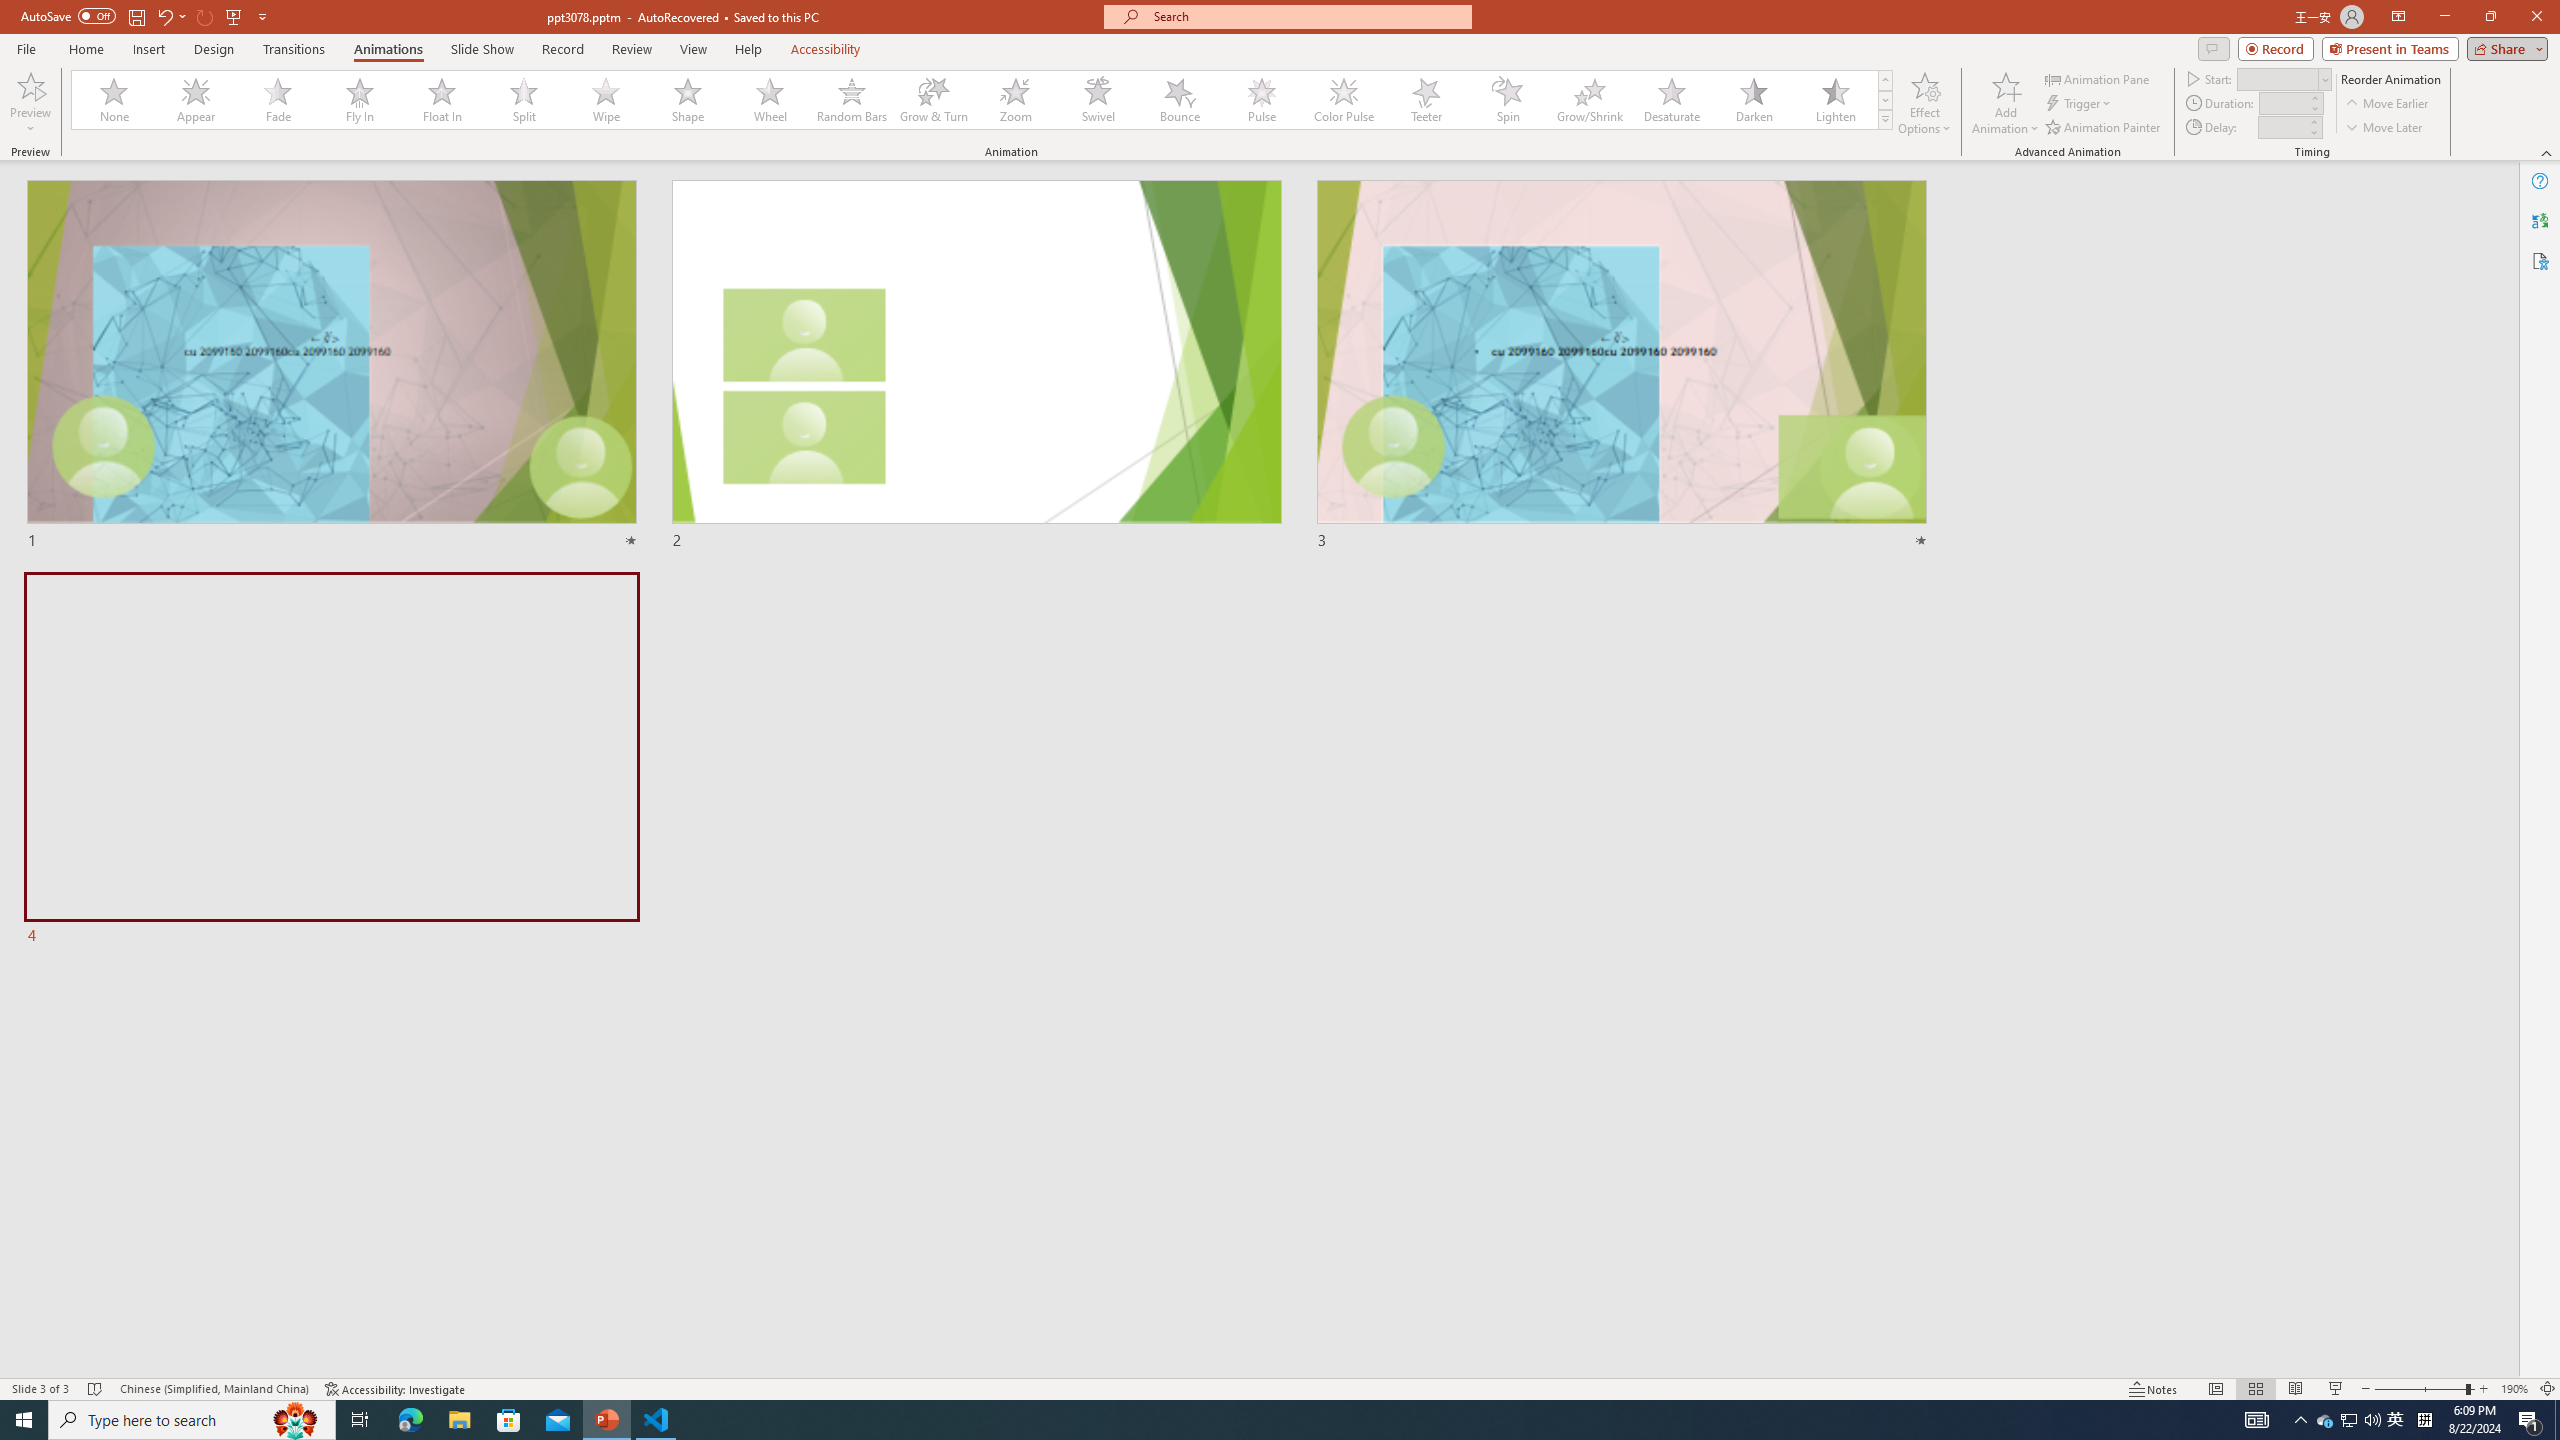 The width and height of the screenshot is (2560, 1440). Describe the element at coordinates (606, 99) in the screenshot. I see `'Wipe'` at that location.